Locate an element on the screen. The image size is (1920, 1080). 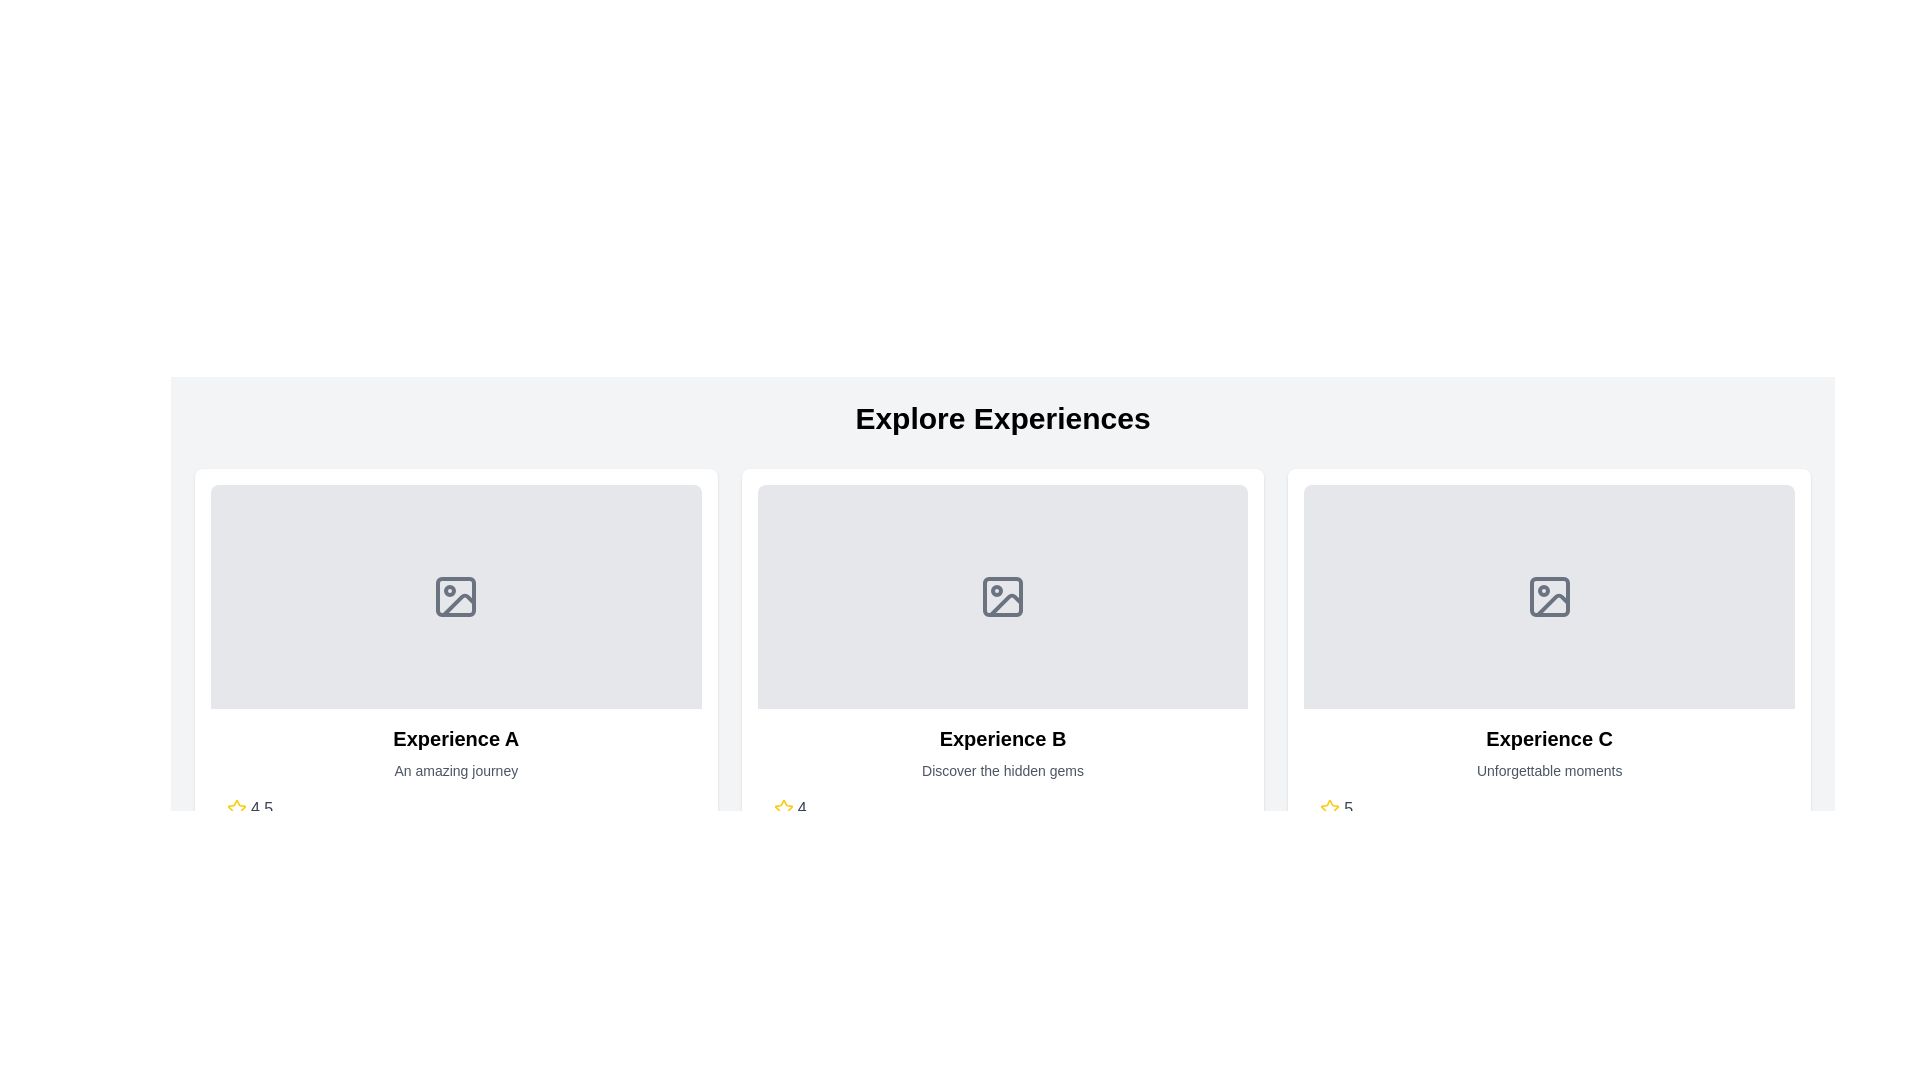
the SVG image icon representing a framed mountain and a sun, located in the first column of a grid layout under the 'Explore Experiences' heading, centered above the title 'Experience A.' is located at coordinates (455, 596).